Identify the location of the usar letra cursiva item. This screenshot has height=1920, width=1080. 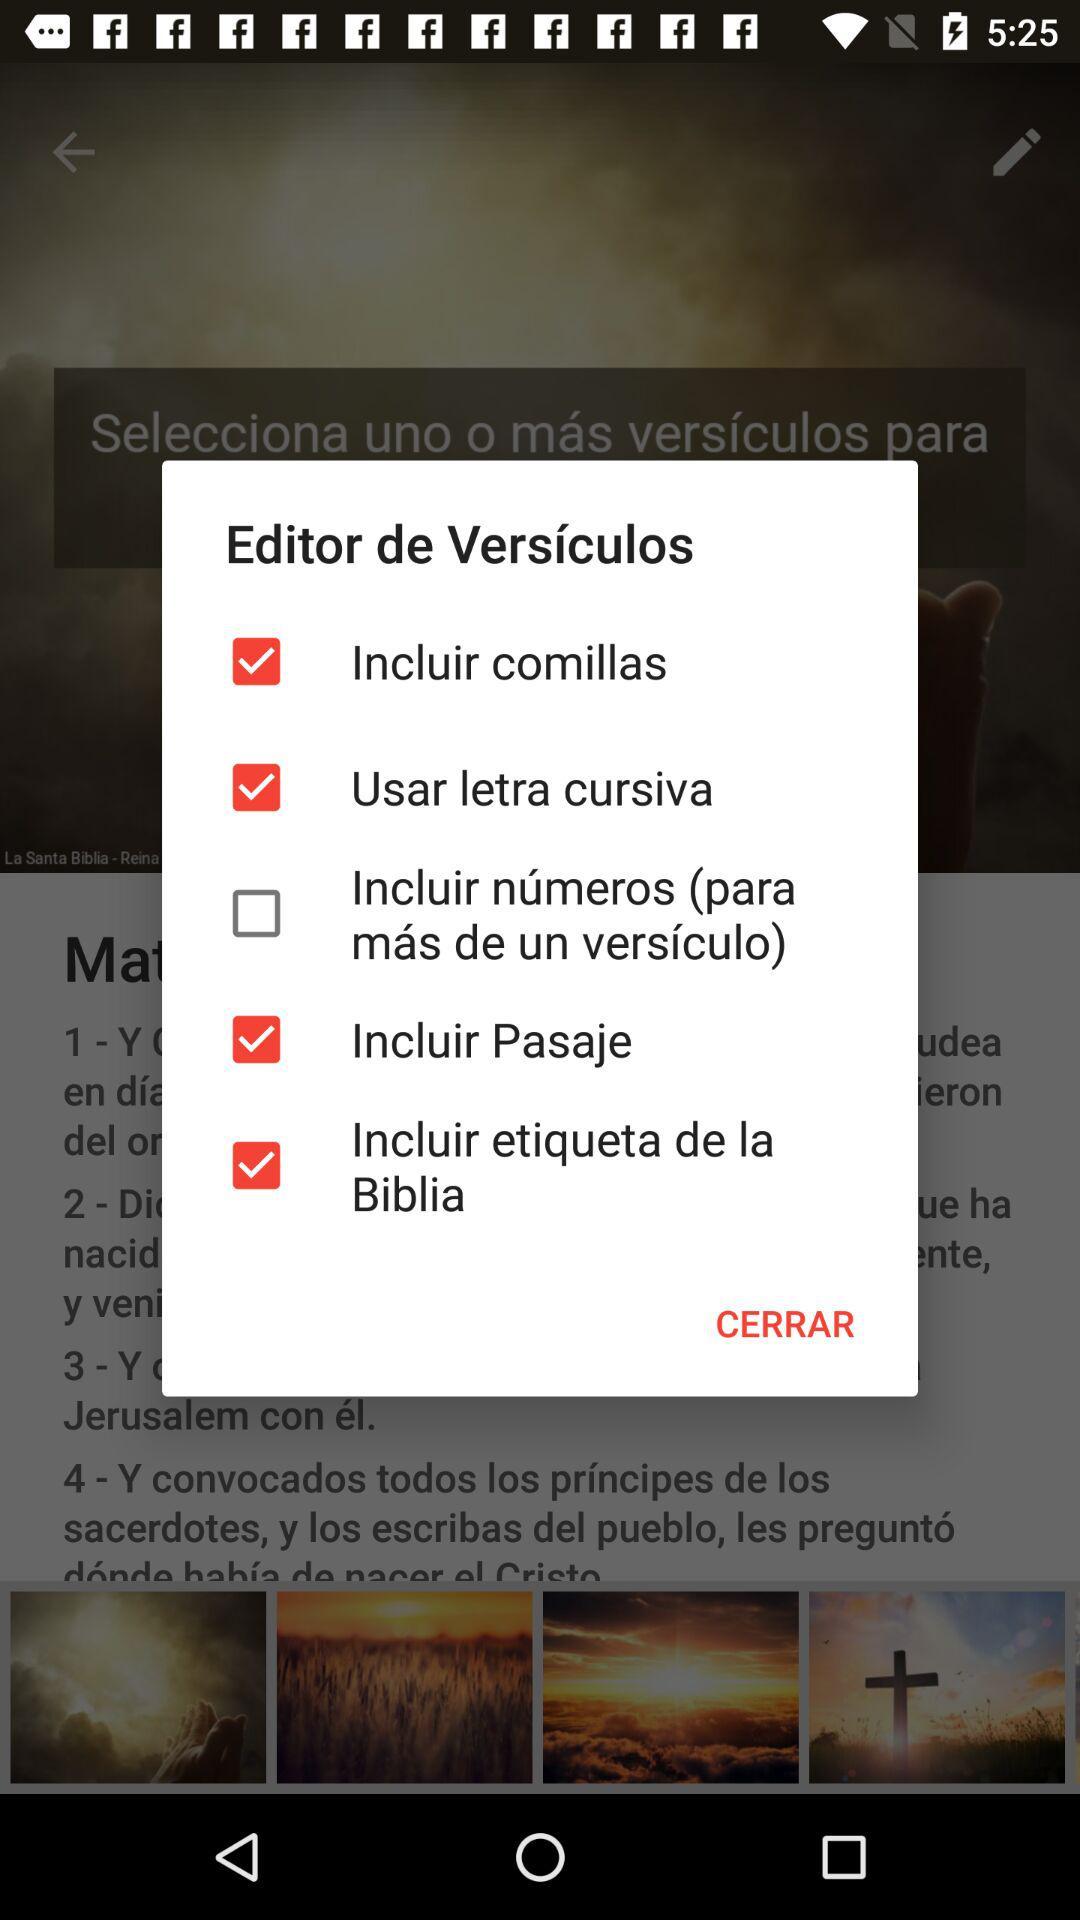
(540, 786).